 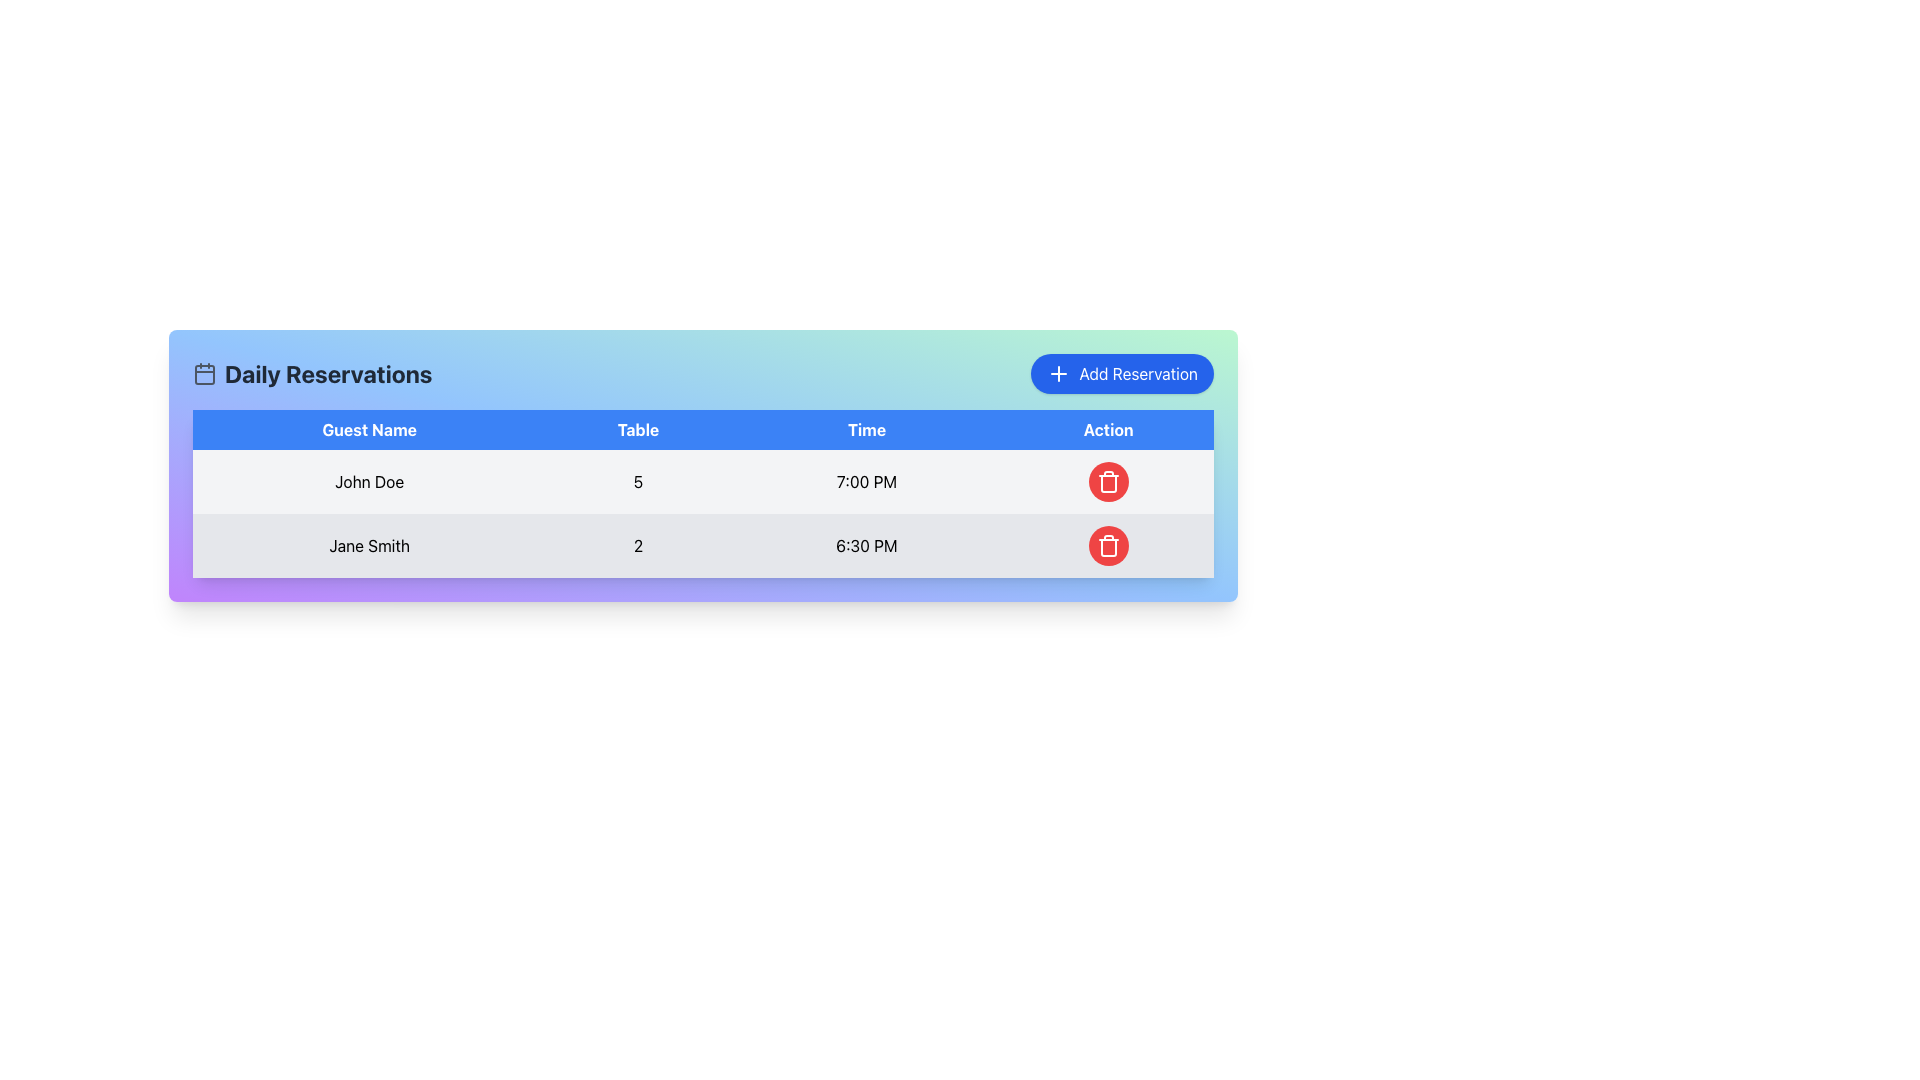 What do you see at coordinates (1107, 483) in the screenshot?
I see `the delete icon button located in the last row of the table's 'Action' column` at bounding box center [1107, 483].